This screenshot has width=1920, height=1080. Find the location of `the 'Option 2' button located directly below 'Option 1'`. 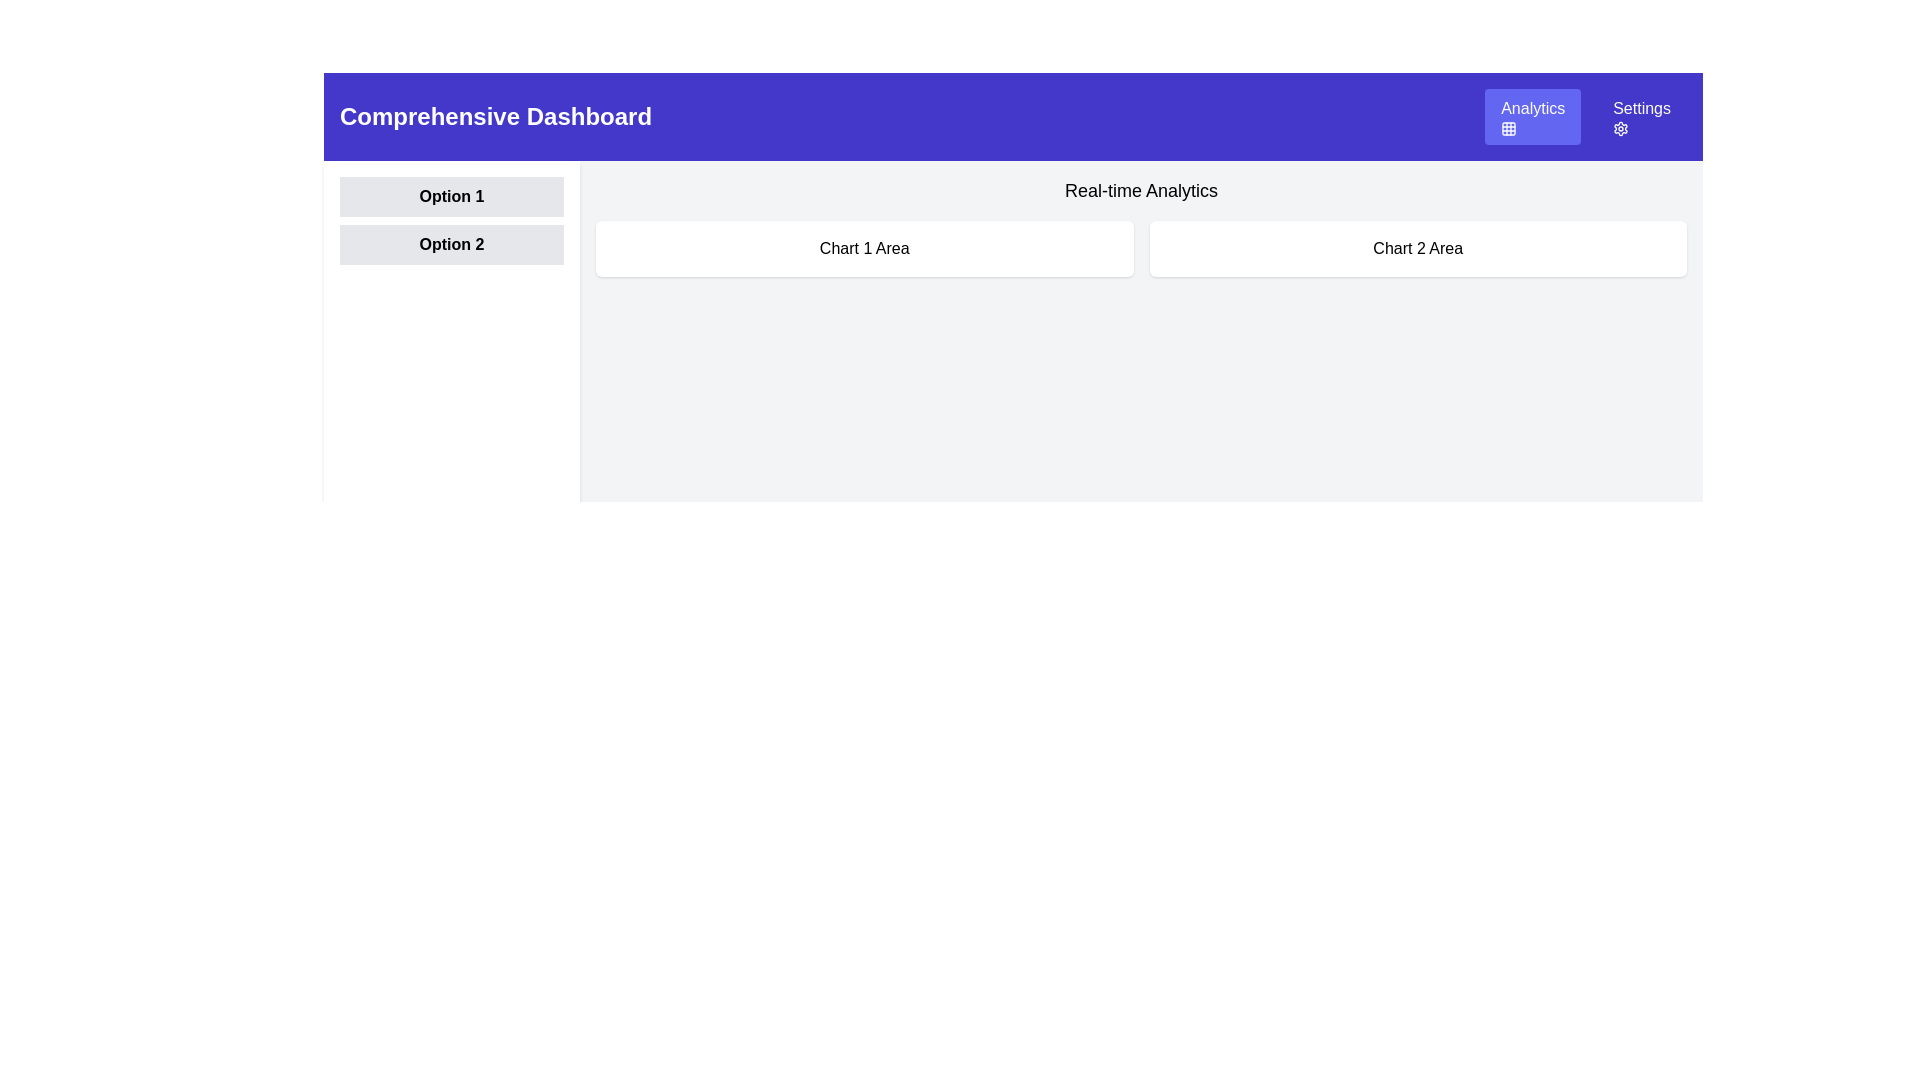

the 'Option 2' button located directly below 'Option 1' is located at coordinates (450, 244).